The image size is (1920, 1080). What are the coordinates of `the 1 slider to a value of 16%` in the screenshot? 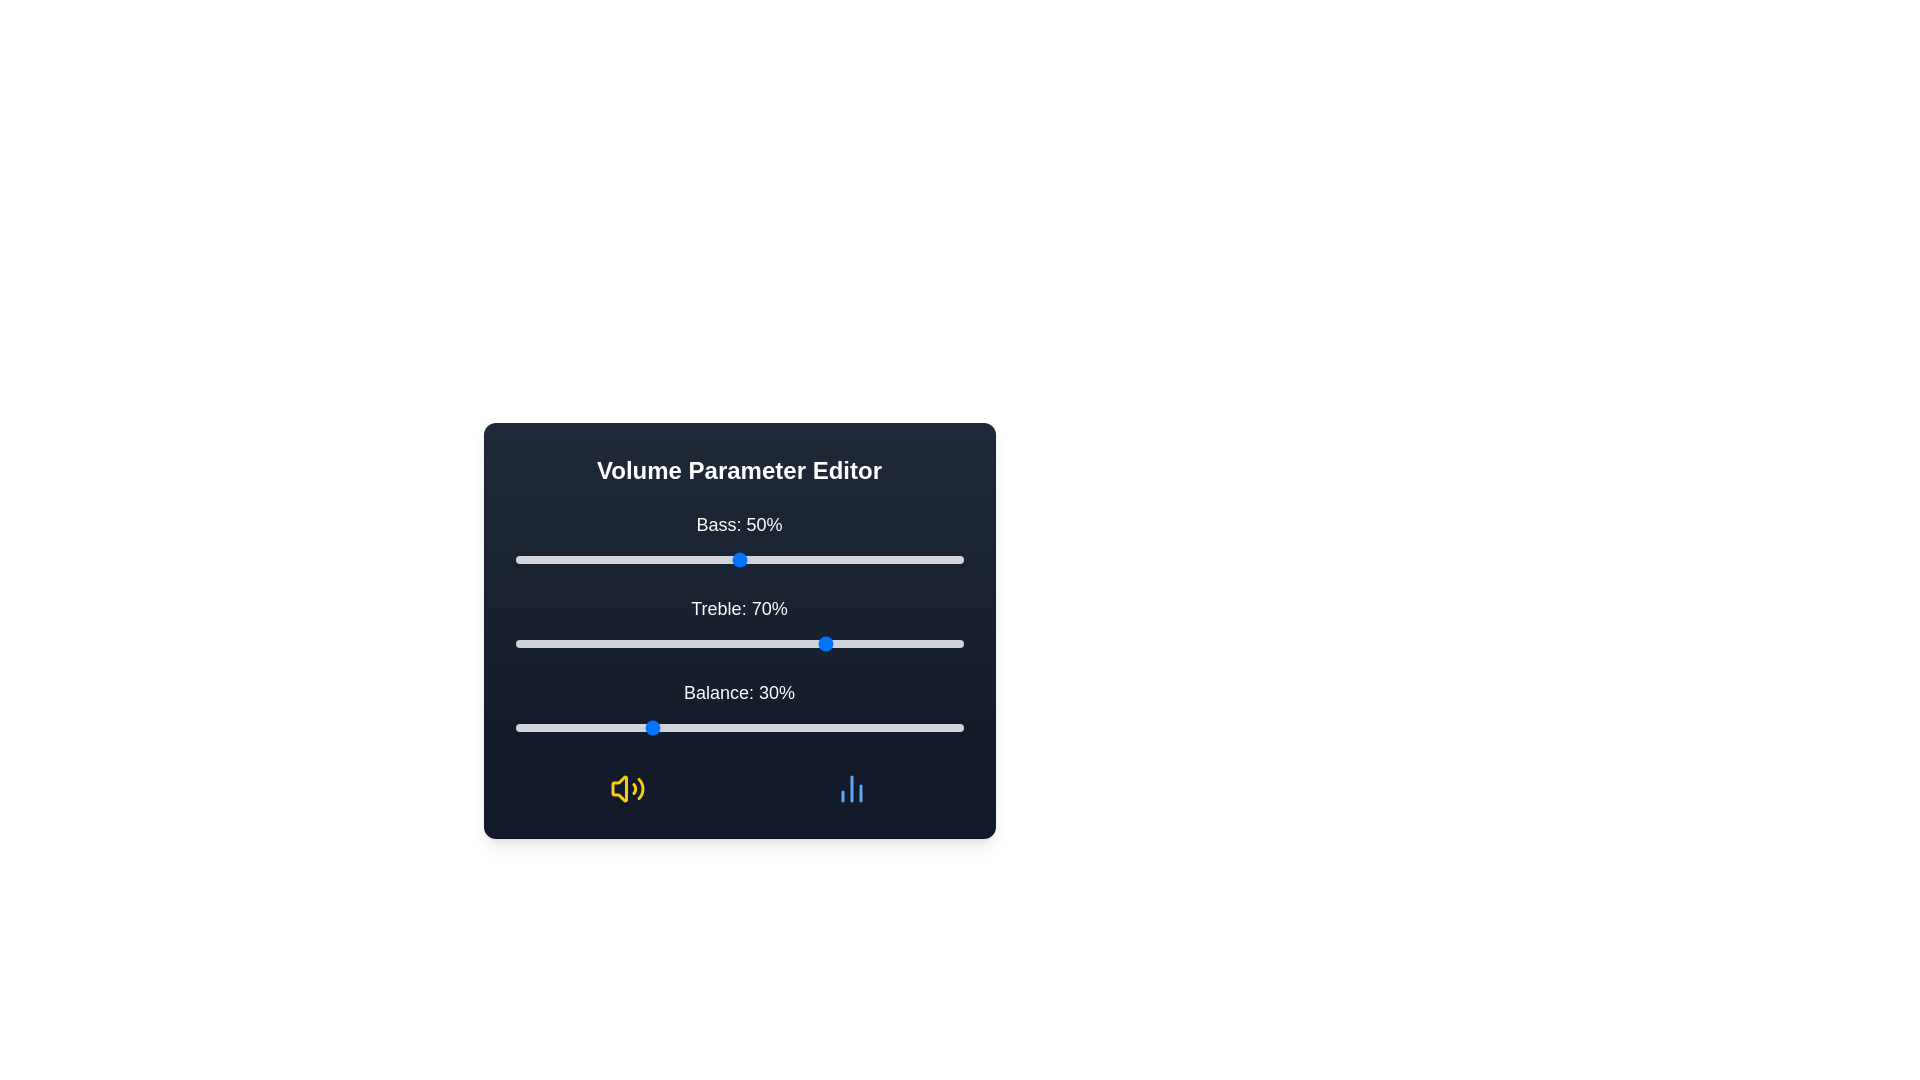 It's located at (586, 644).